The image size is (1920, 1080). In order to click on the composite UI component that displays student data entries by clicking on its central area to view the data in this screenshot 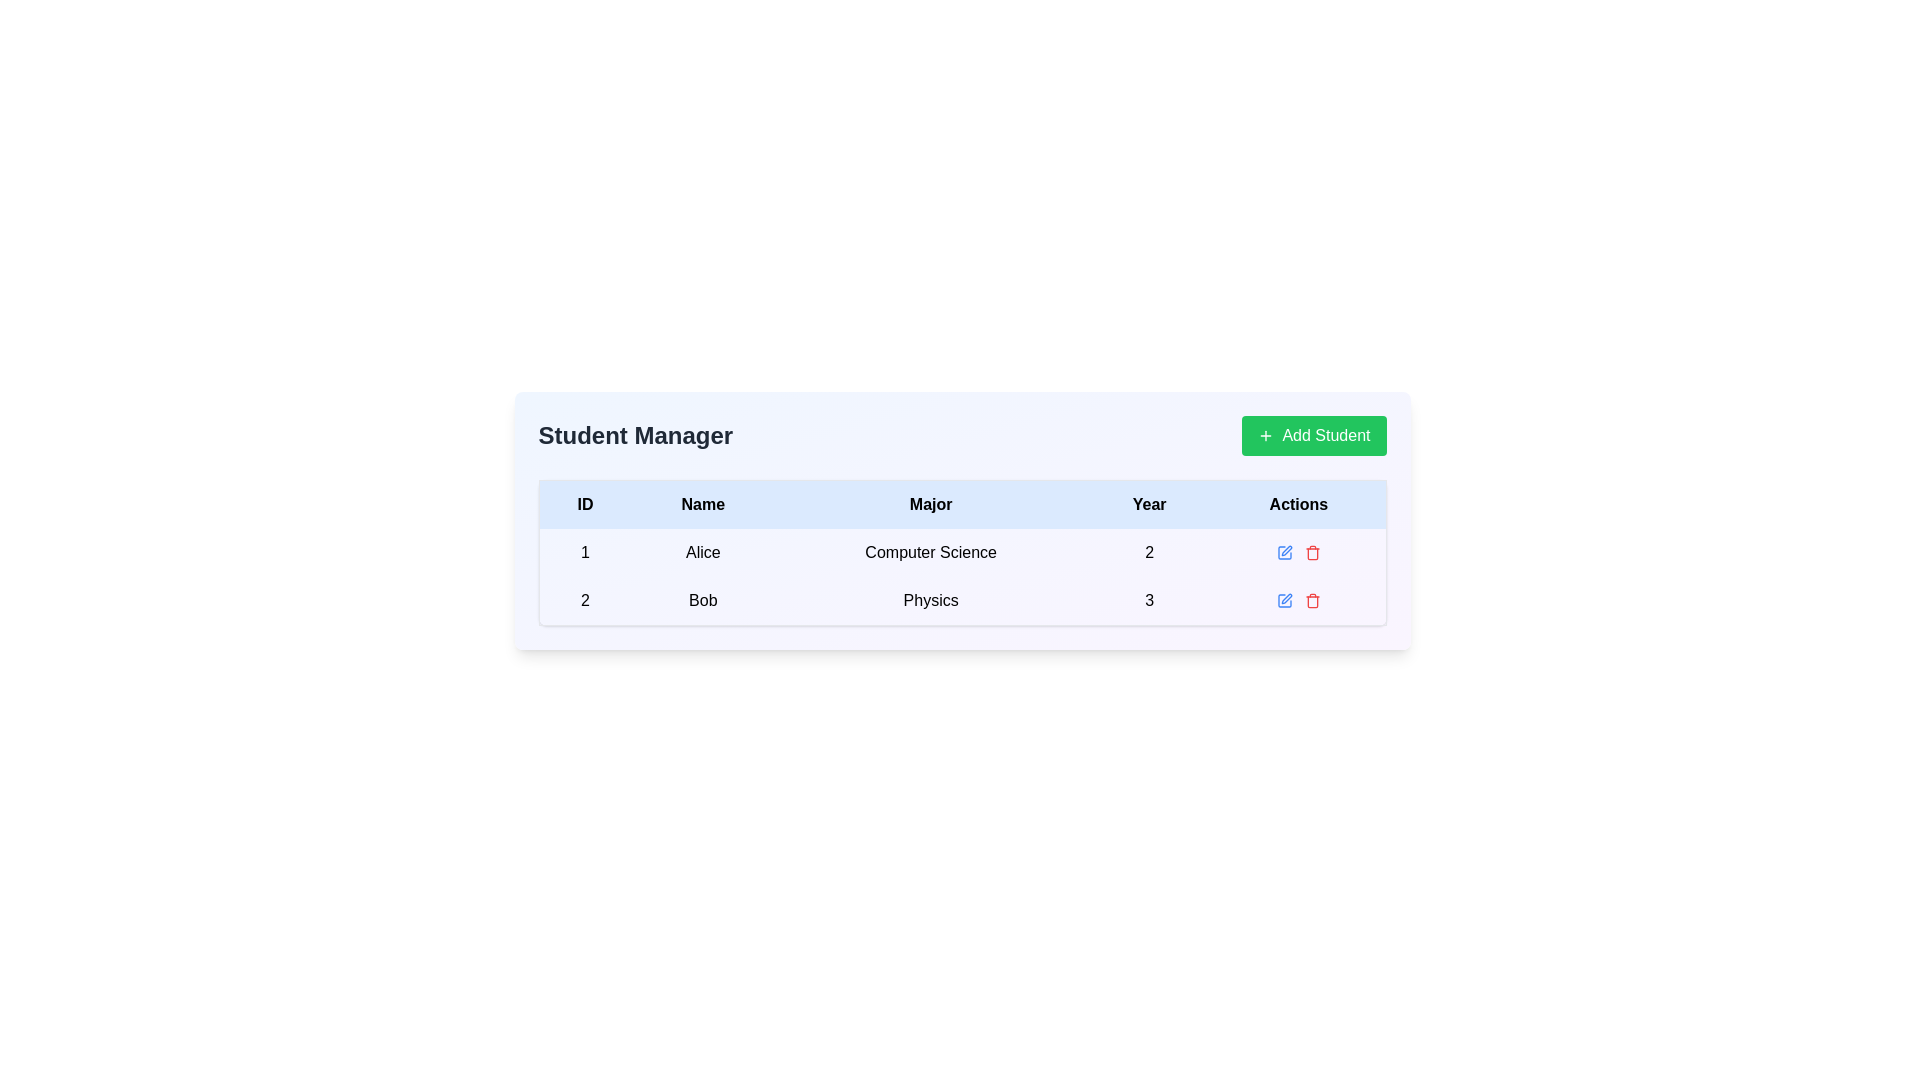, I will do `click(962, 519)`.